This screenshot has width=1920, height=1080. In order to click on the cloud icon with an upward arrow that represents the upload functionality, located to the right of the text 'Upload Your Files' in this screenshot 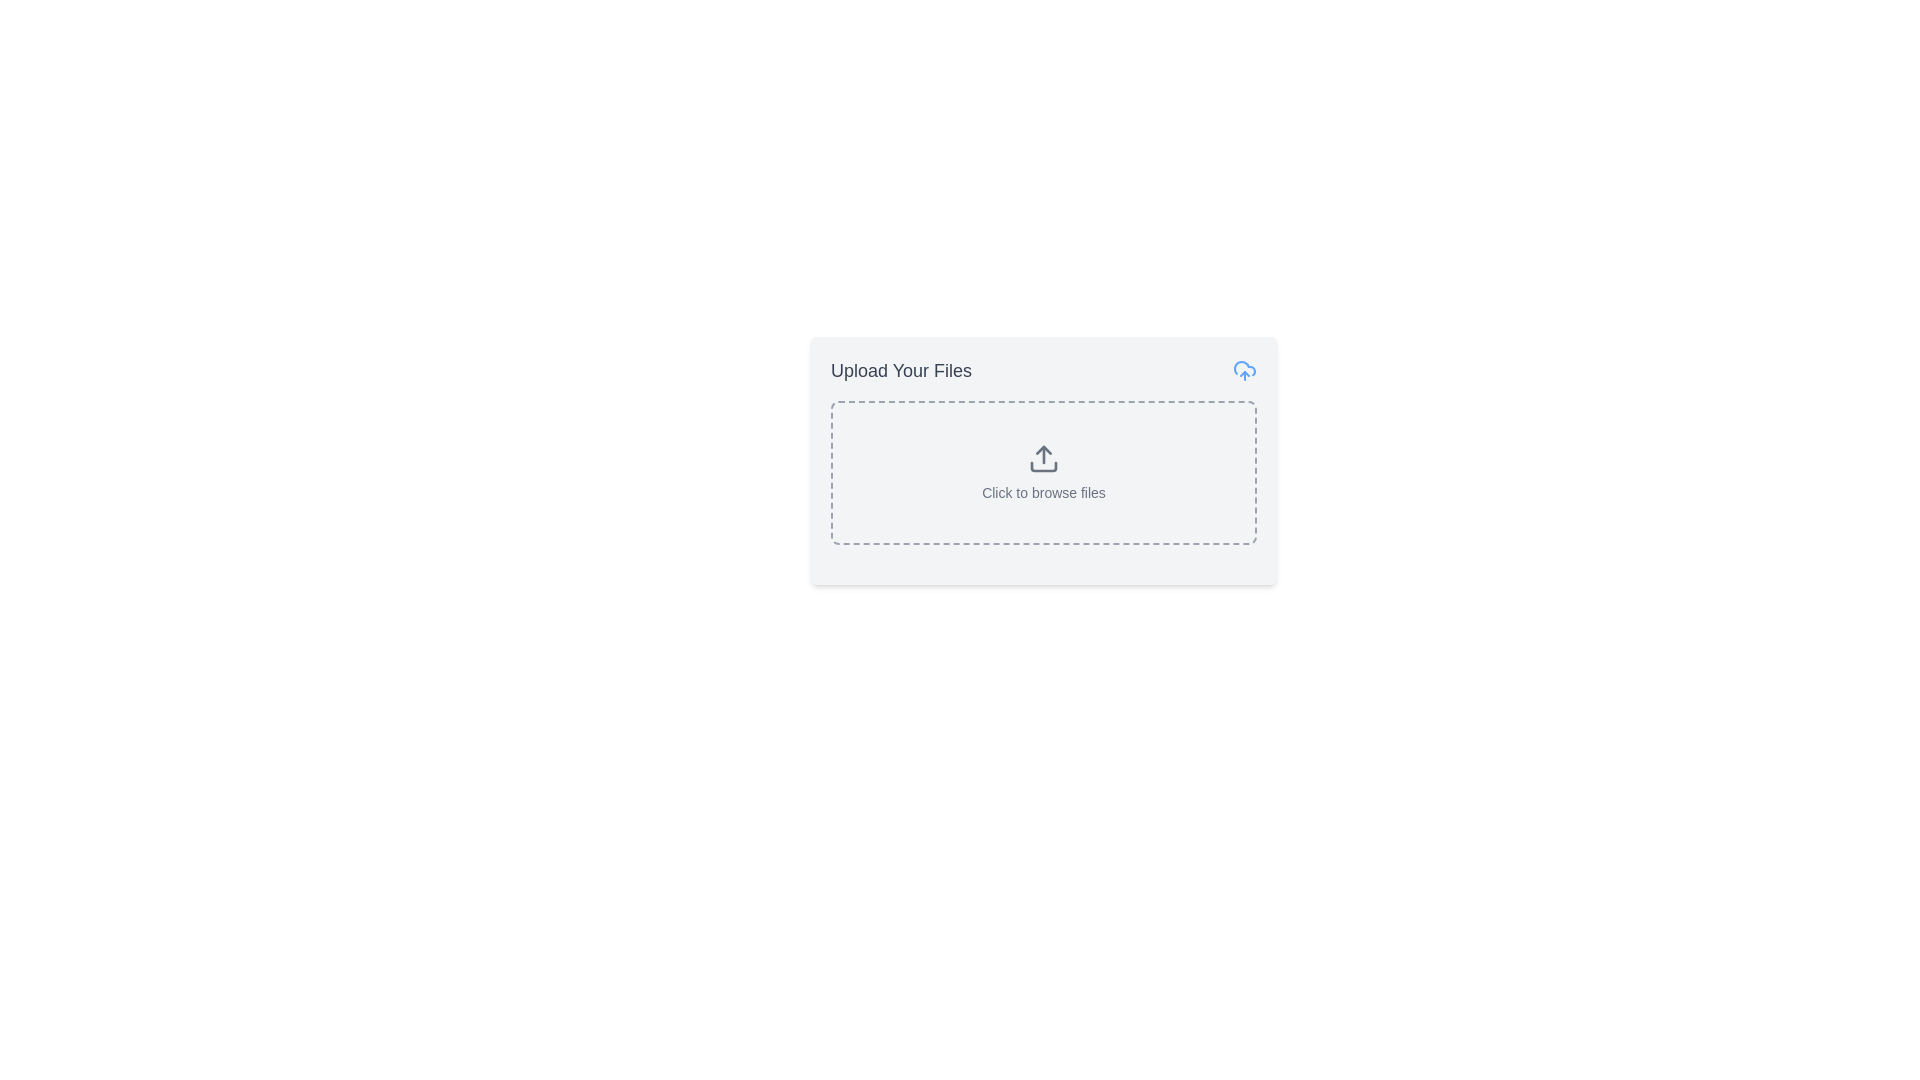, I will do `click(1243, 370)`.